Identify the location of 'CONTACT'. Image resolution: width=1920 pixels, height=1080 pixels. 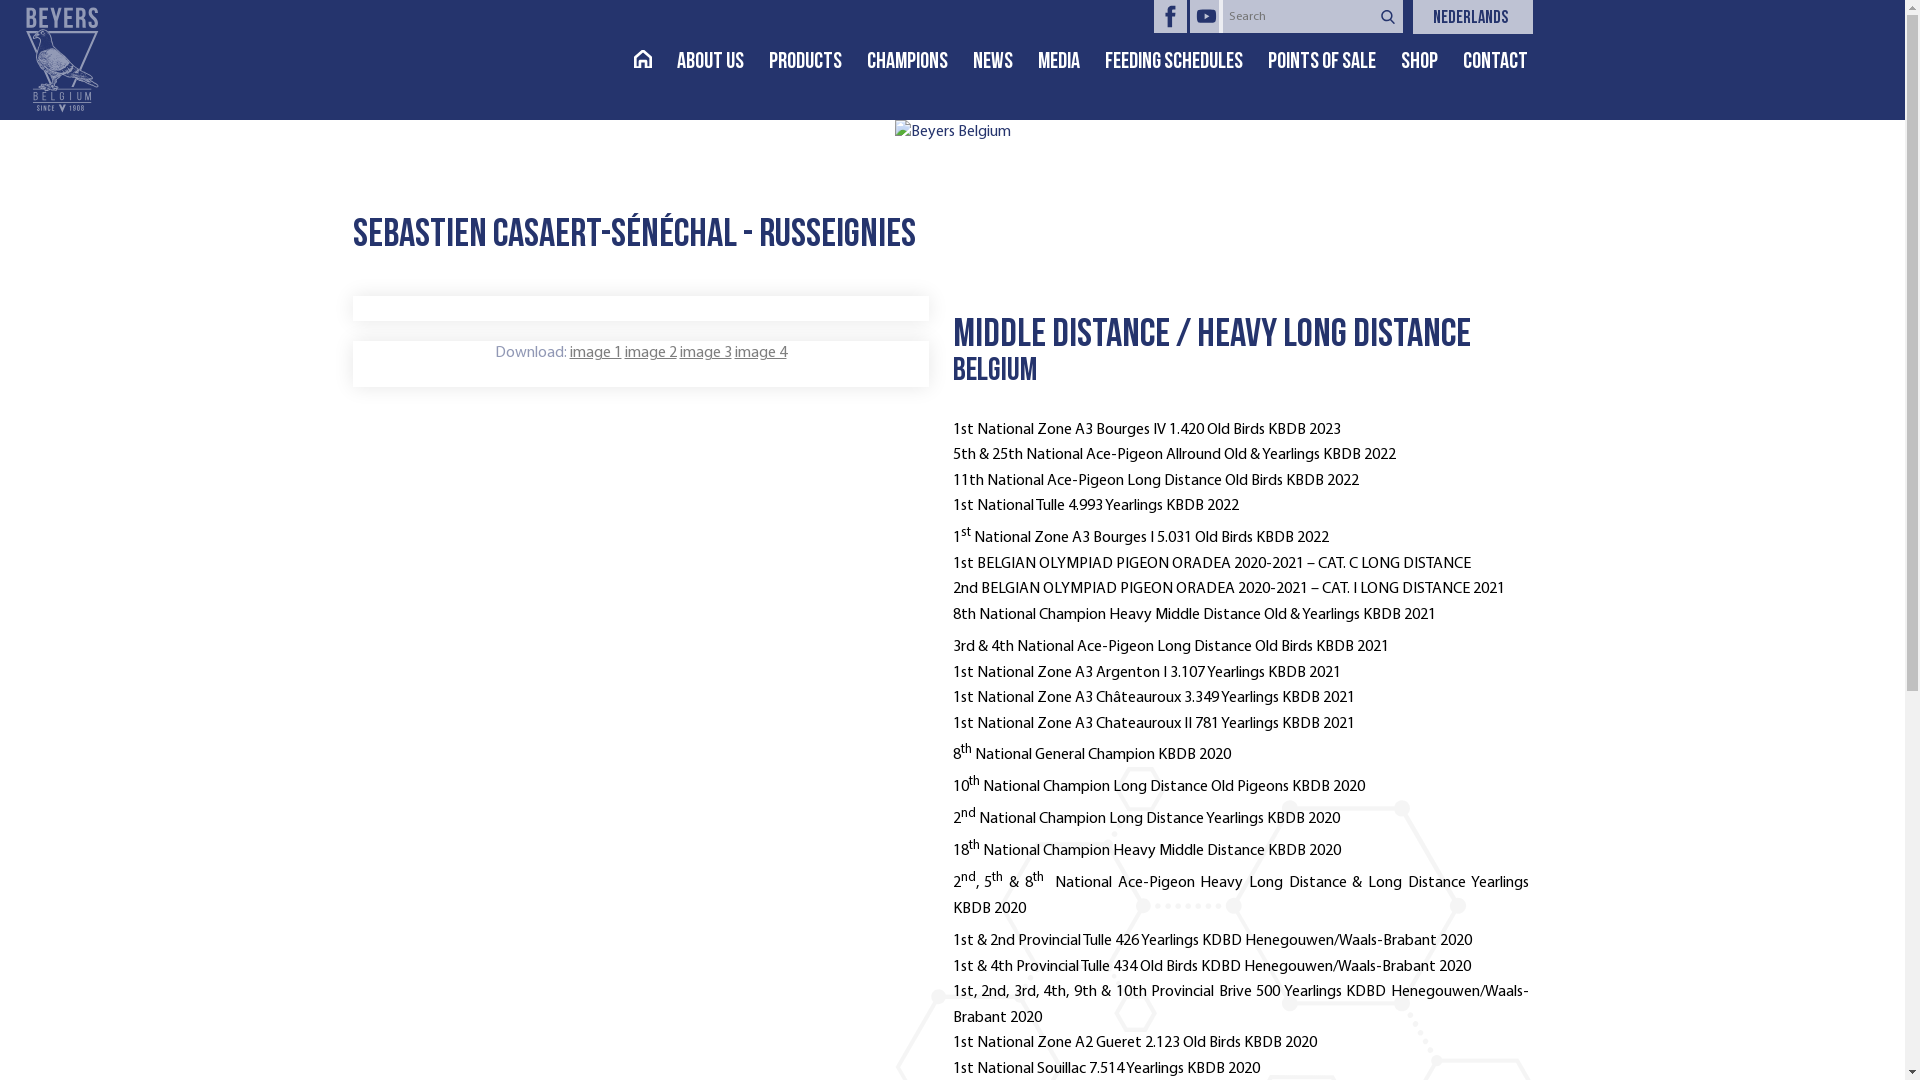
(1507, 61).